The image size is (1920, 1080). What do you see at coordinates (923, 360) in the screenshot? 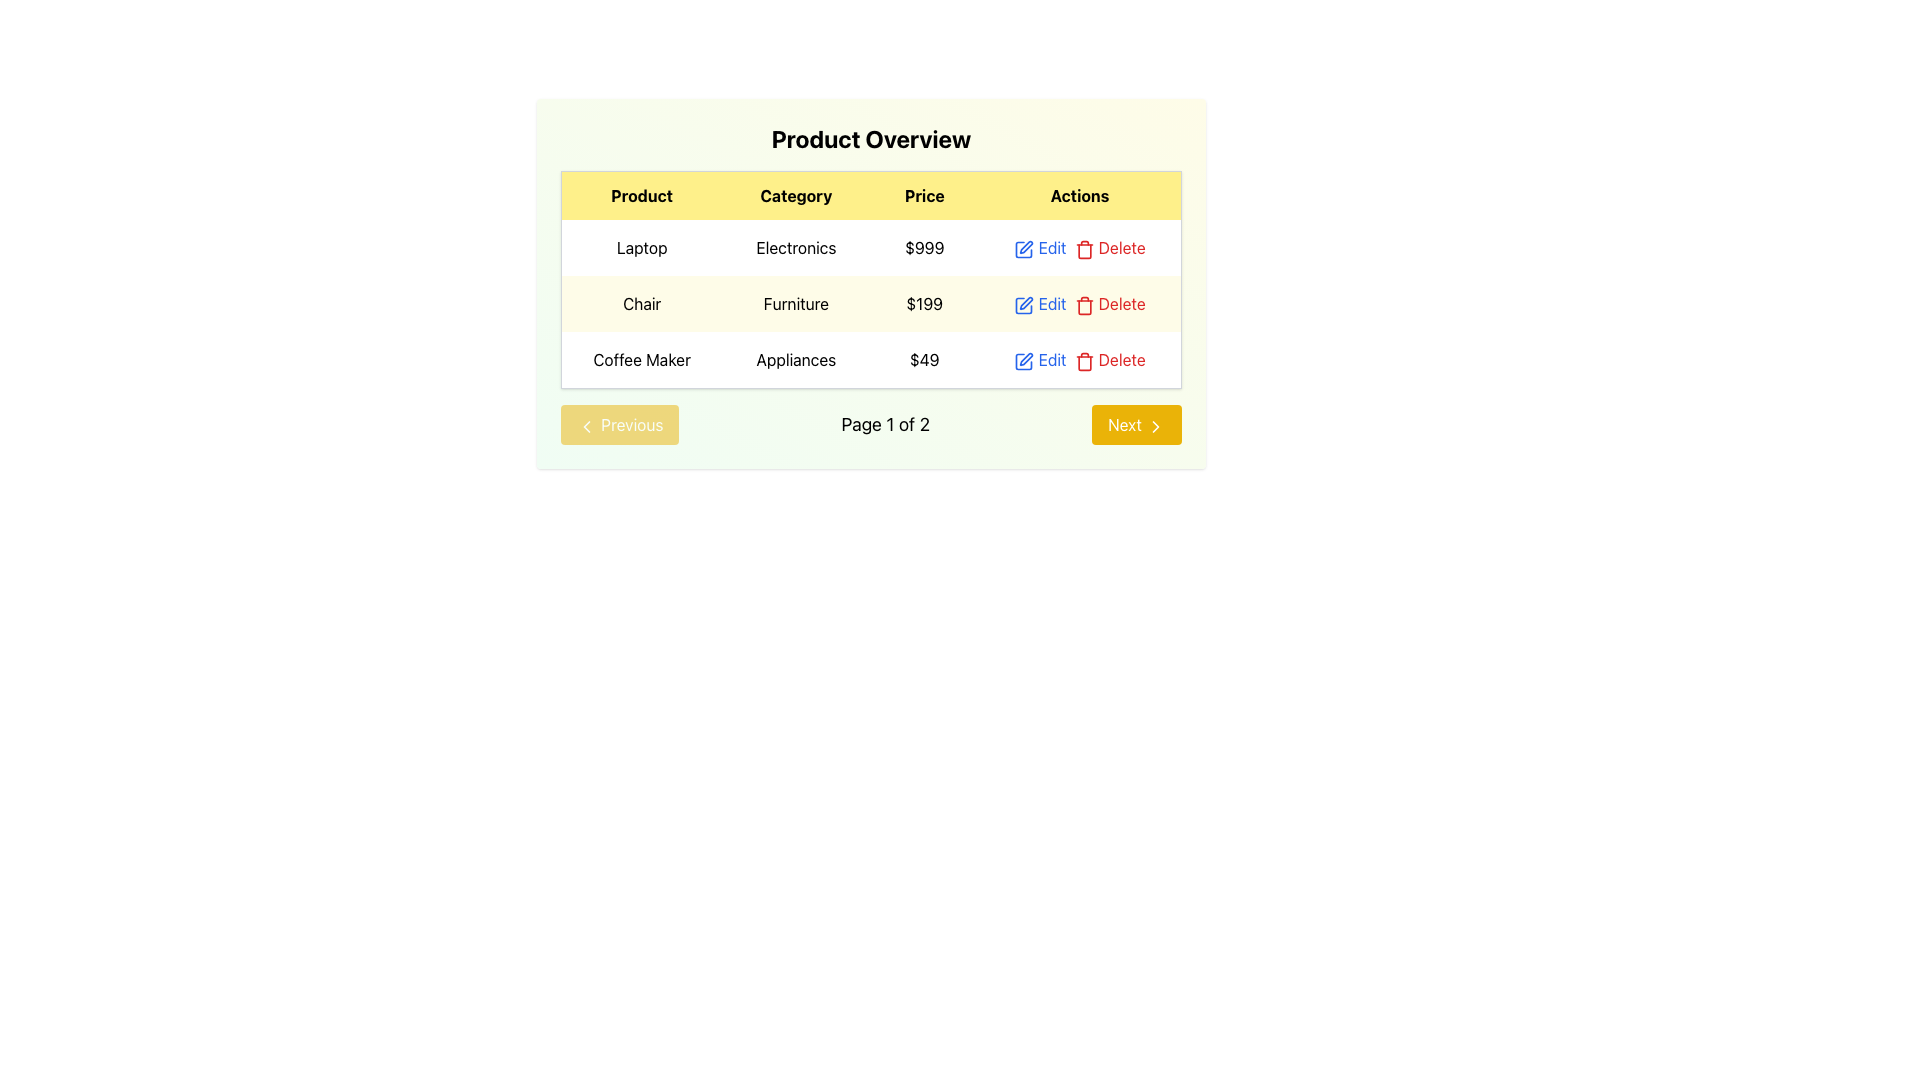
I see `the static text field displaying the price value '$49' located in the third row under the 'Price' column next to 'Appliances' category` at bounding box center [923, 360].